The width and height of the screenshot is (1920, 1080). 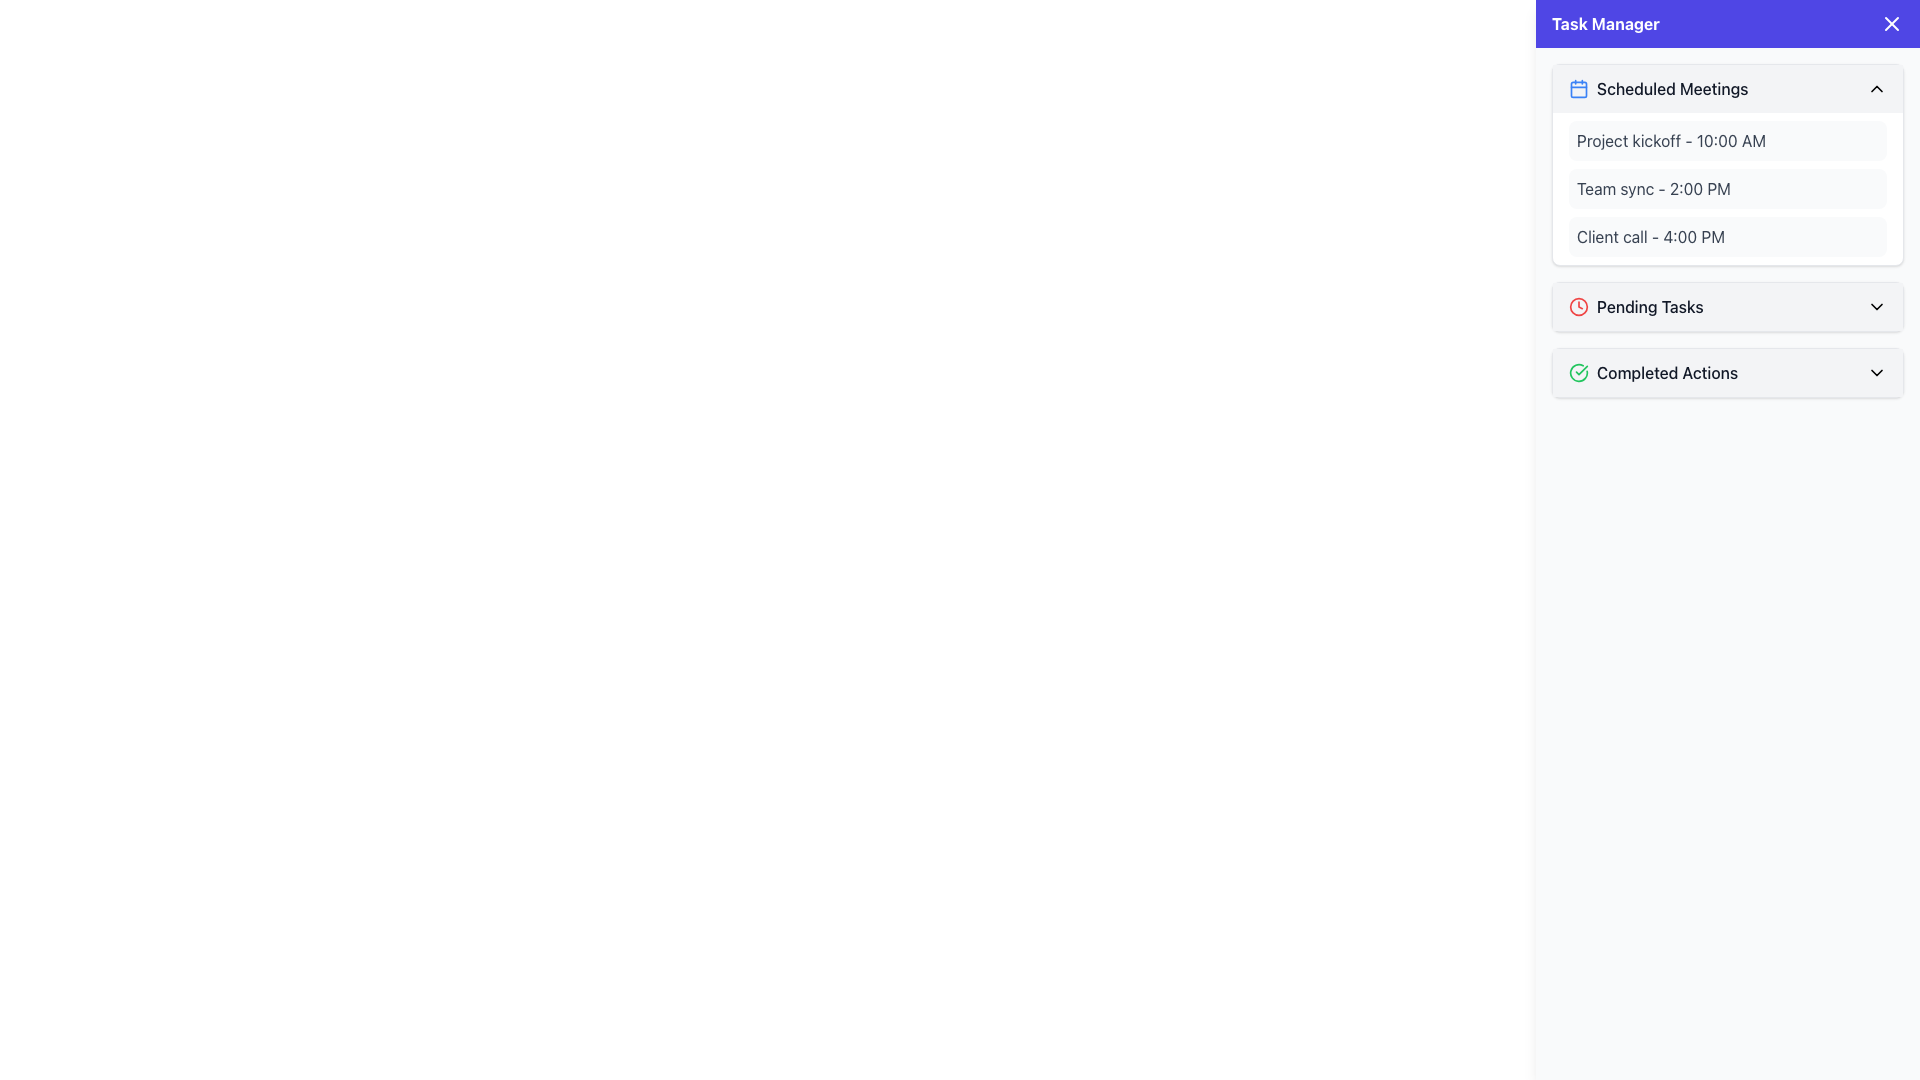 I want to click on the meeting schedule entry labeled 'Project kickoff - 10:00 AM' that is styled as a card with a rounded, light gray background within the 'Scheduled Meetings' section of the 'Task Manager.', so click(x=1727, y=140).